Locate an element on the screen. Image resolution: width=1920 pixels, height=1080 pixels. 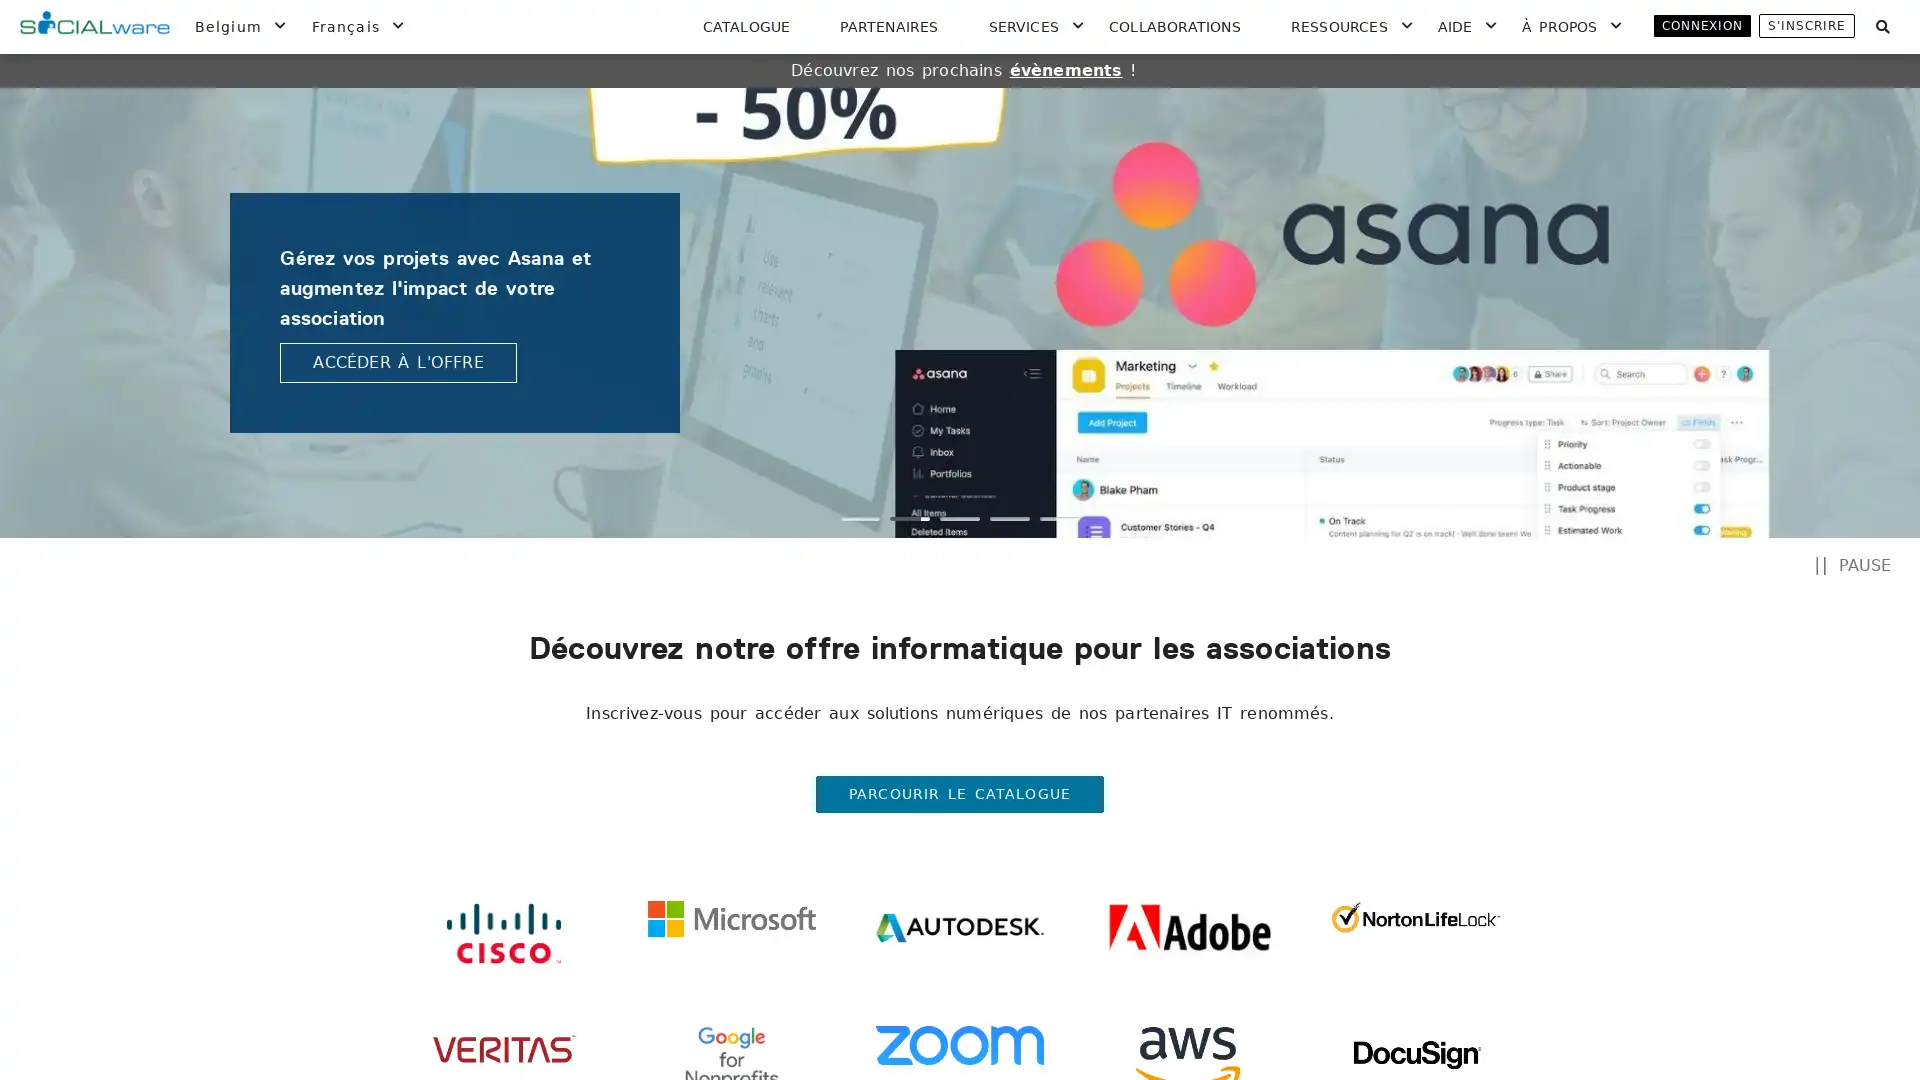
PAUSE is located at coordinates (1852, 566).